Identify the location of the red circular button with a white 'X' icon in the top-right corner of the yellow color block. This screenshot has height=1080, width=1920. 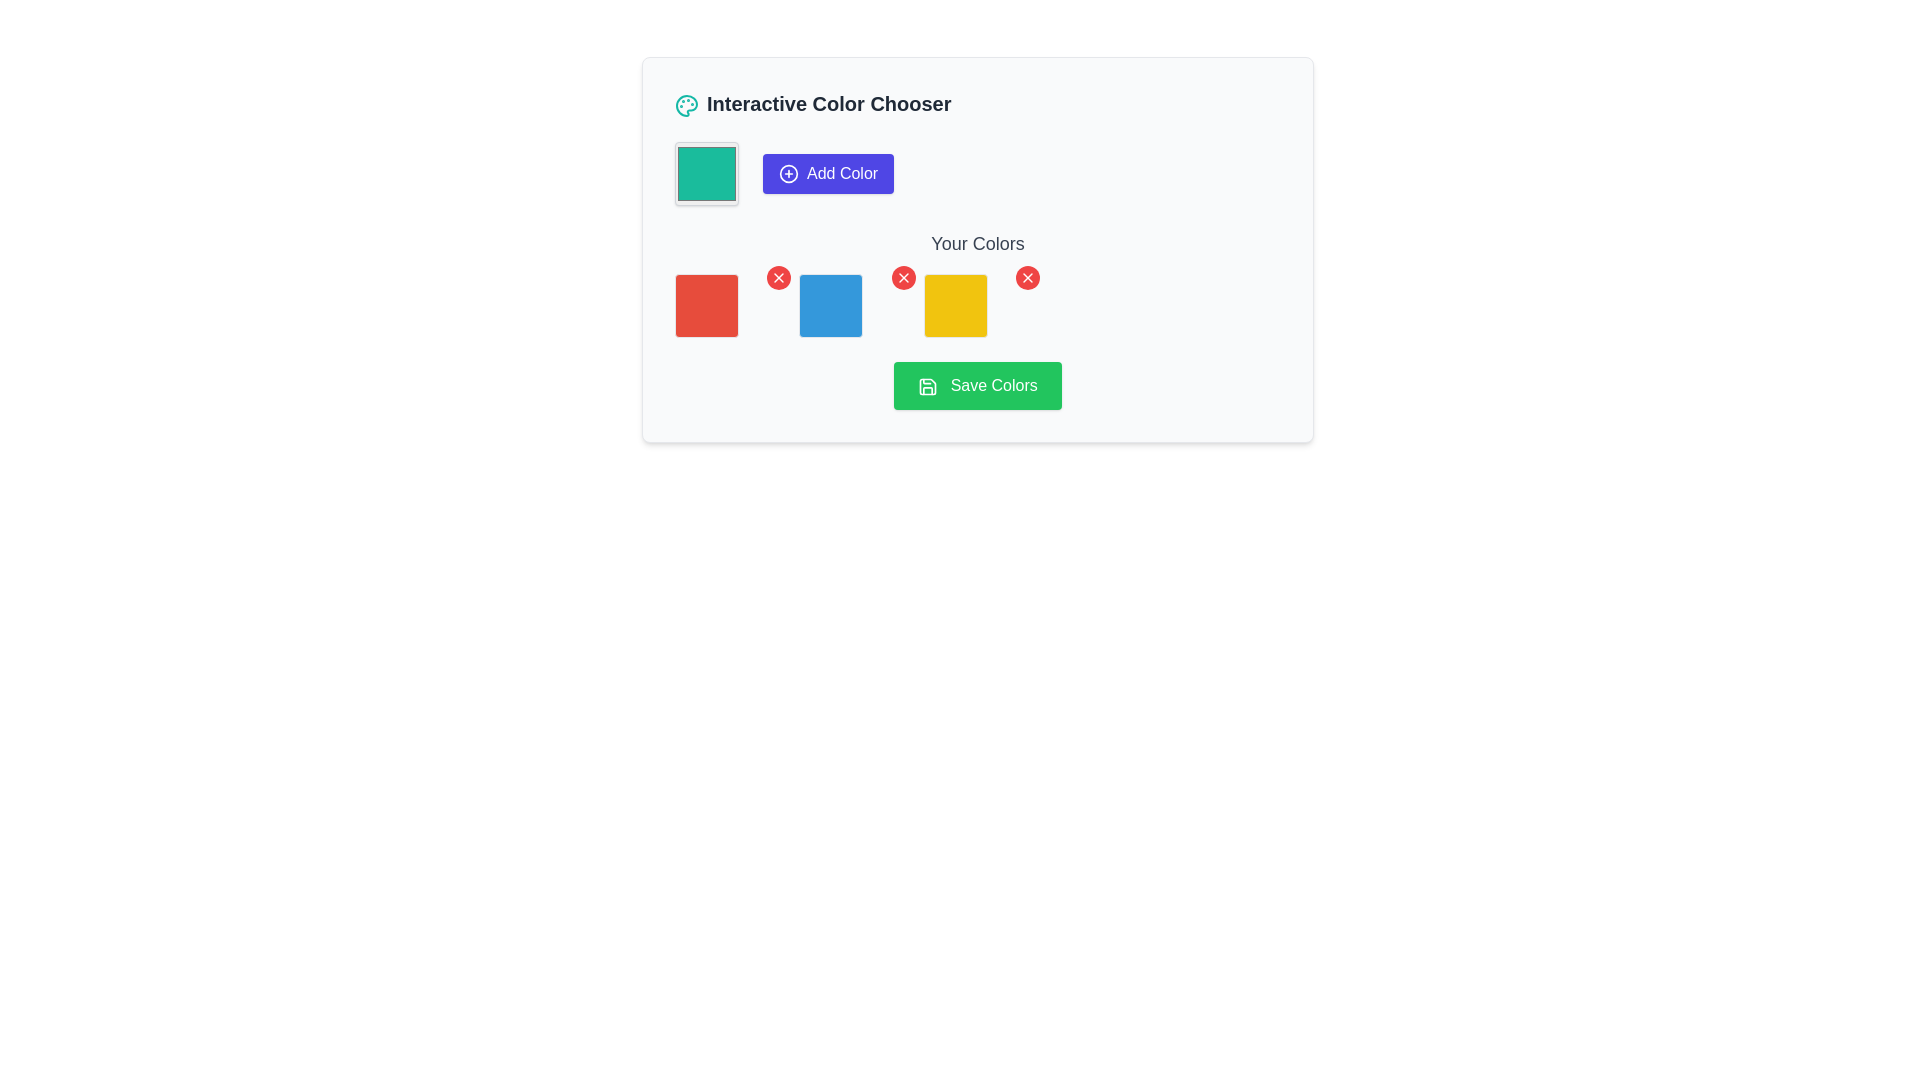
(1028, 277).